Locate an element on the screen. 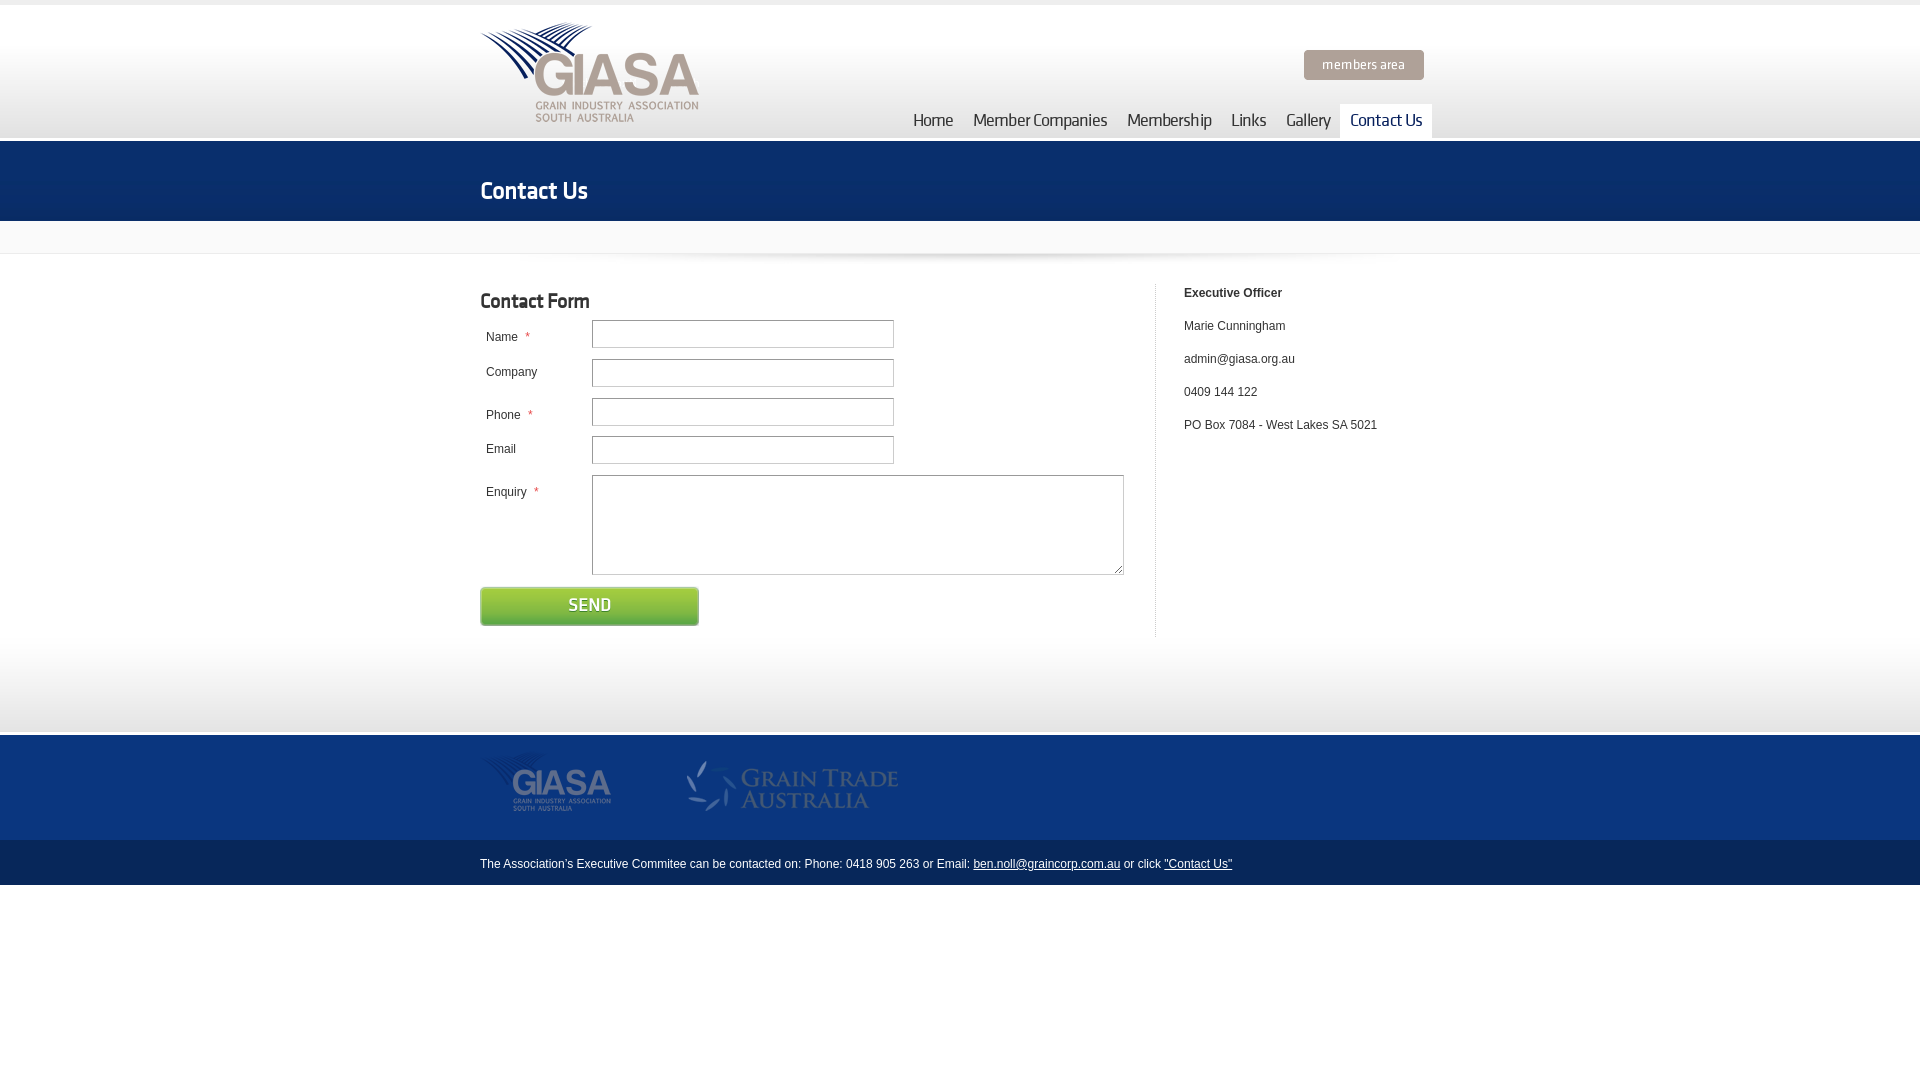 This screenshot has height=1080, width=1920. 'ben.noll@graincorp.com.au' is located at coordinates (1045, 863).